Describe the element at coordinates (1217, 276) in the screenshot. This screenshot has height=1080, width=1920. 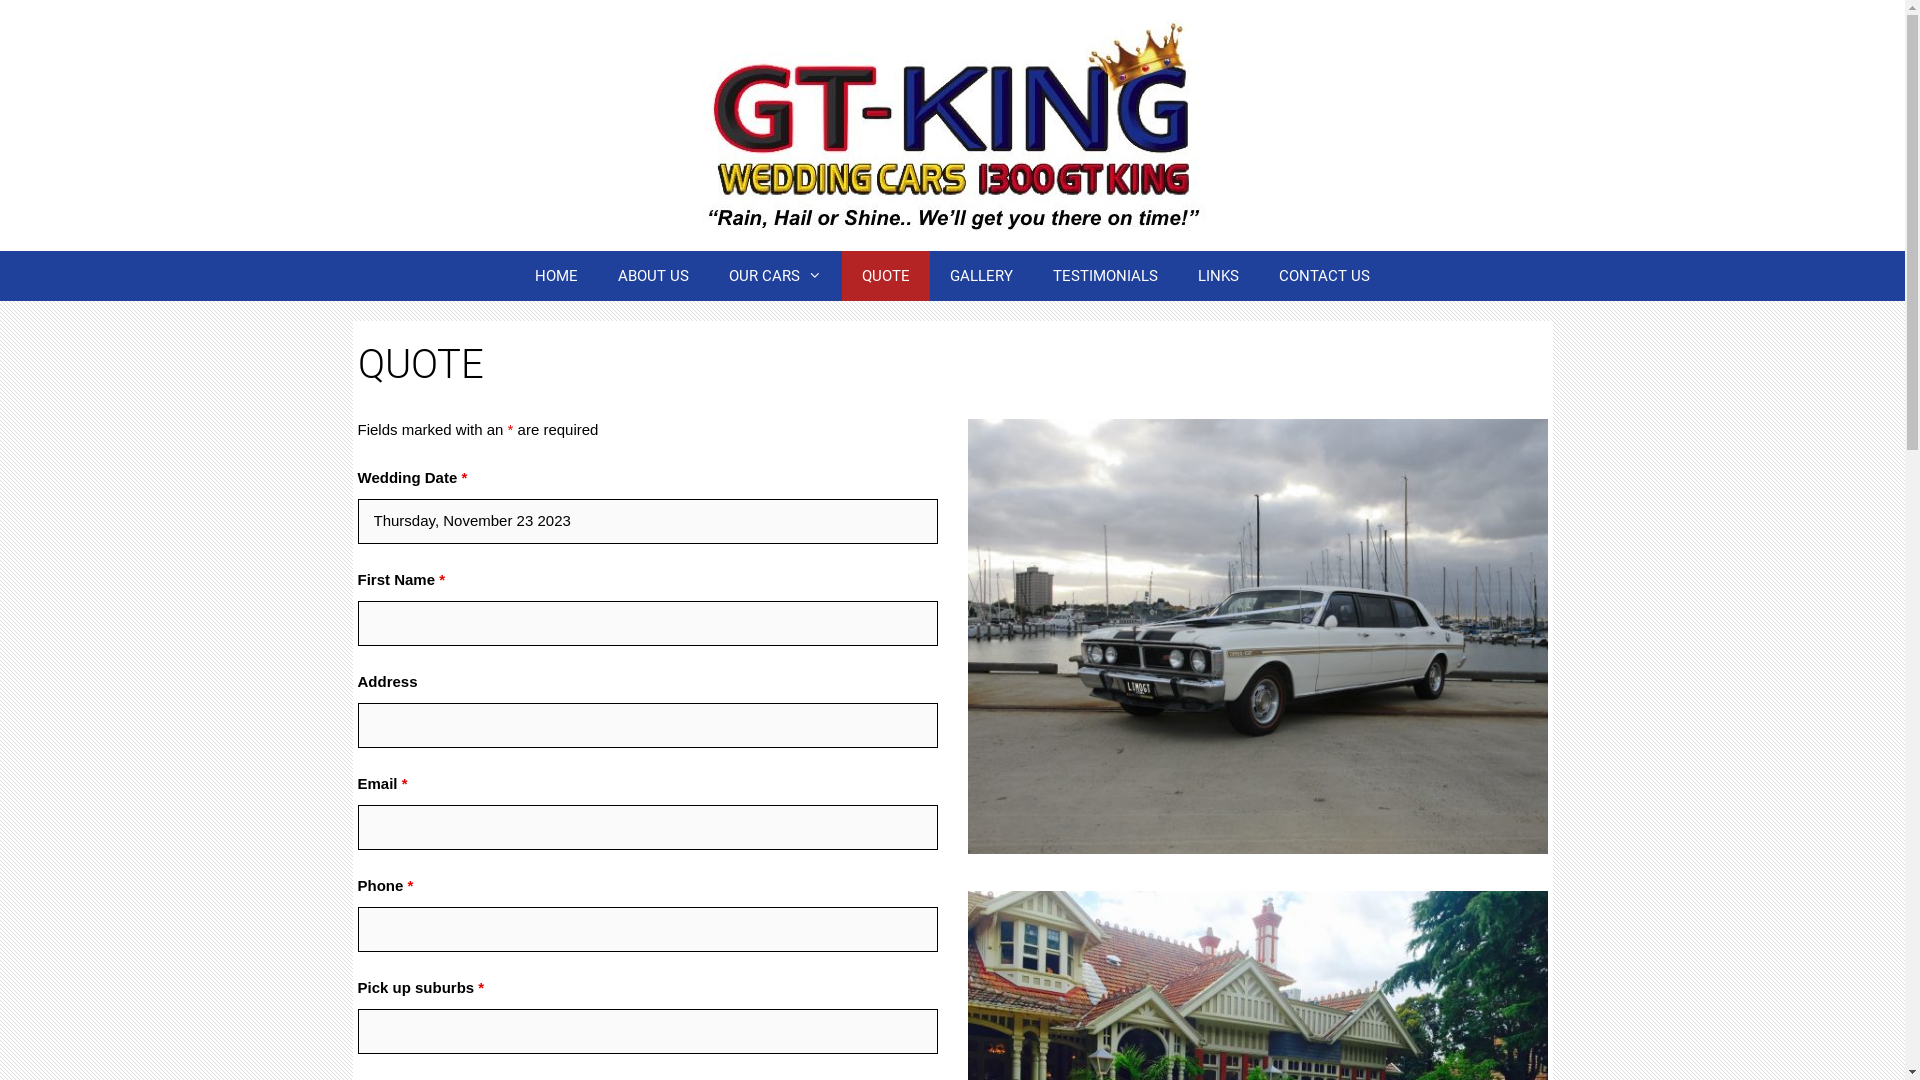
I see `'LINKS'` at that location.